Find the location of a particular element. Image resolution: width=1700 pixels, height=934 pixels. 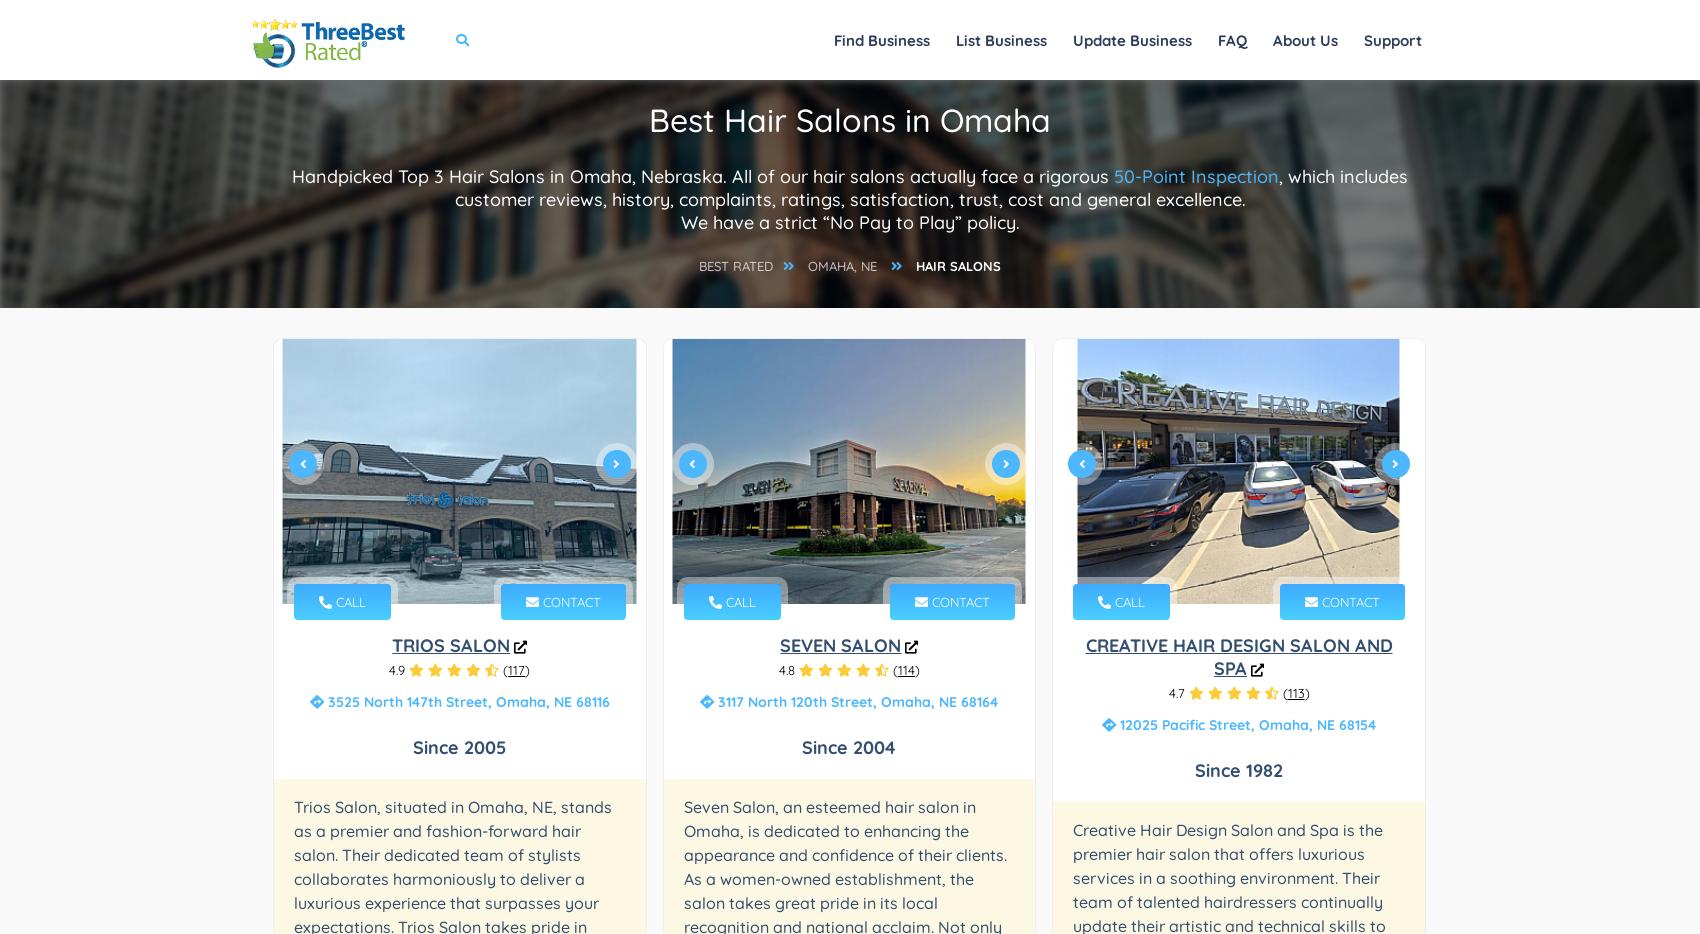

'114' is located at coordinates (896, 668).